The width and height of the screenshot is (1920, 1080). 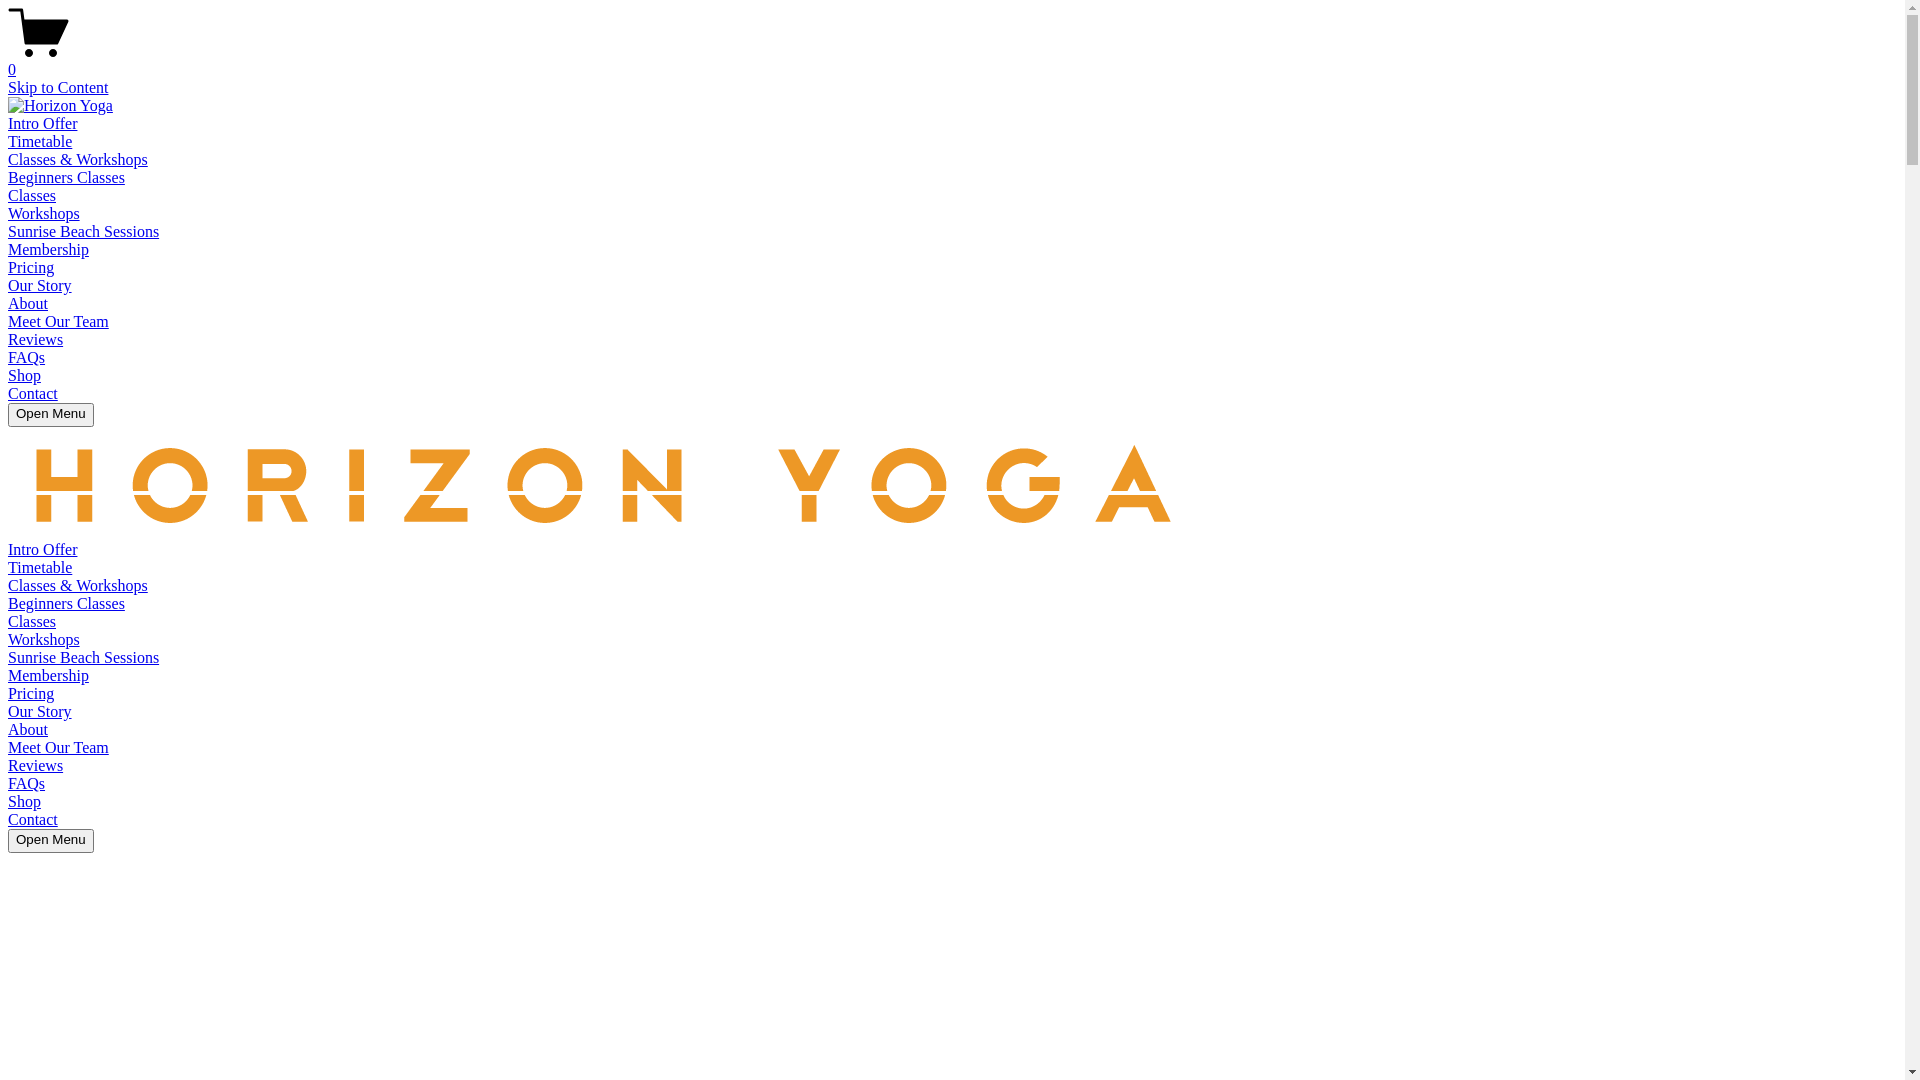 What do you see at coordinates (33, 393) in the screenshot?
I see `'Contact'` at bounding box center [33, 393].